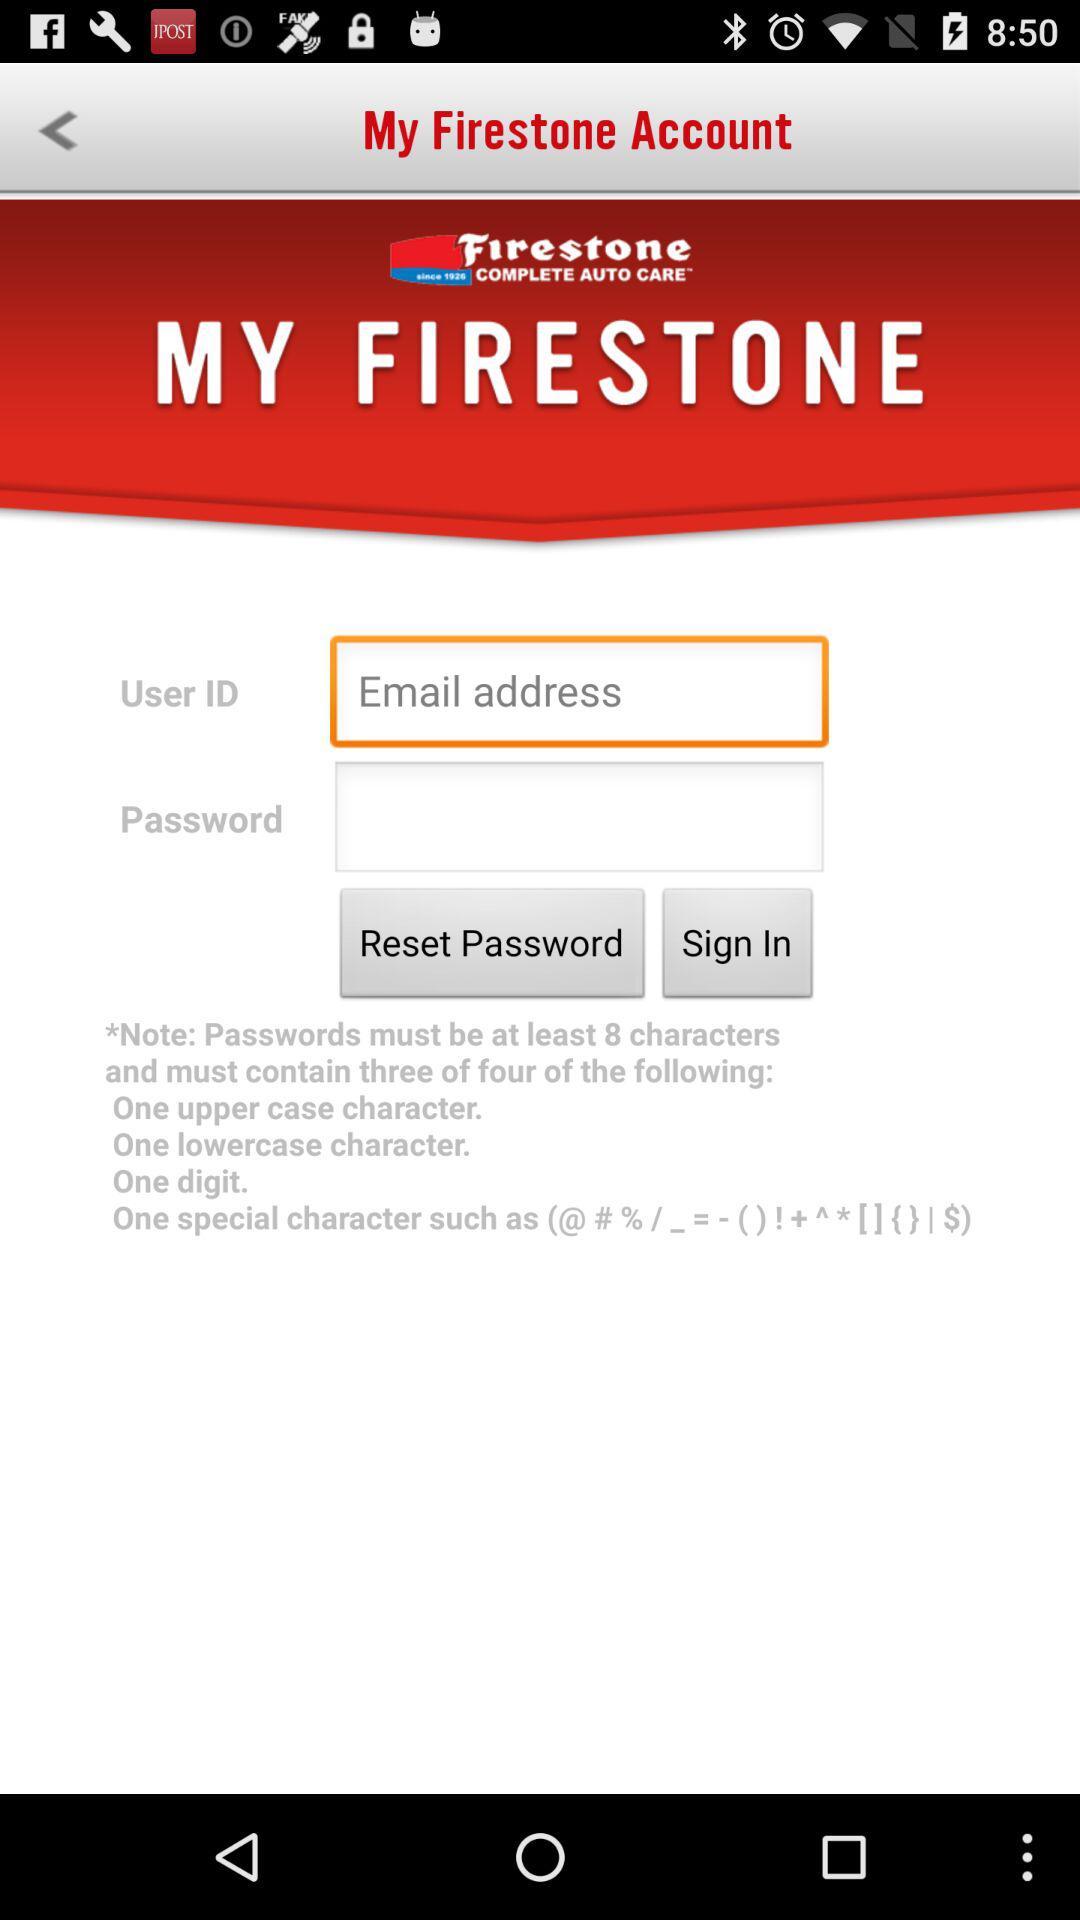  I want to click on the item above the note passwords must item, so click(737, 947).